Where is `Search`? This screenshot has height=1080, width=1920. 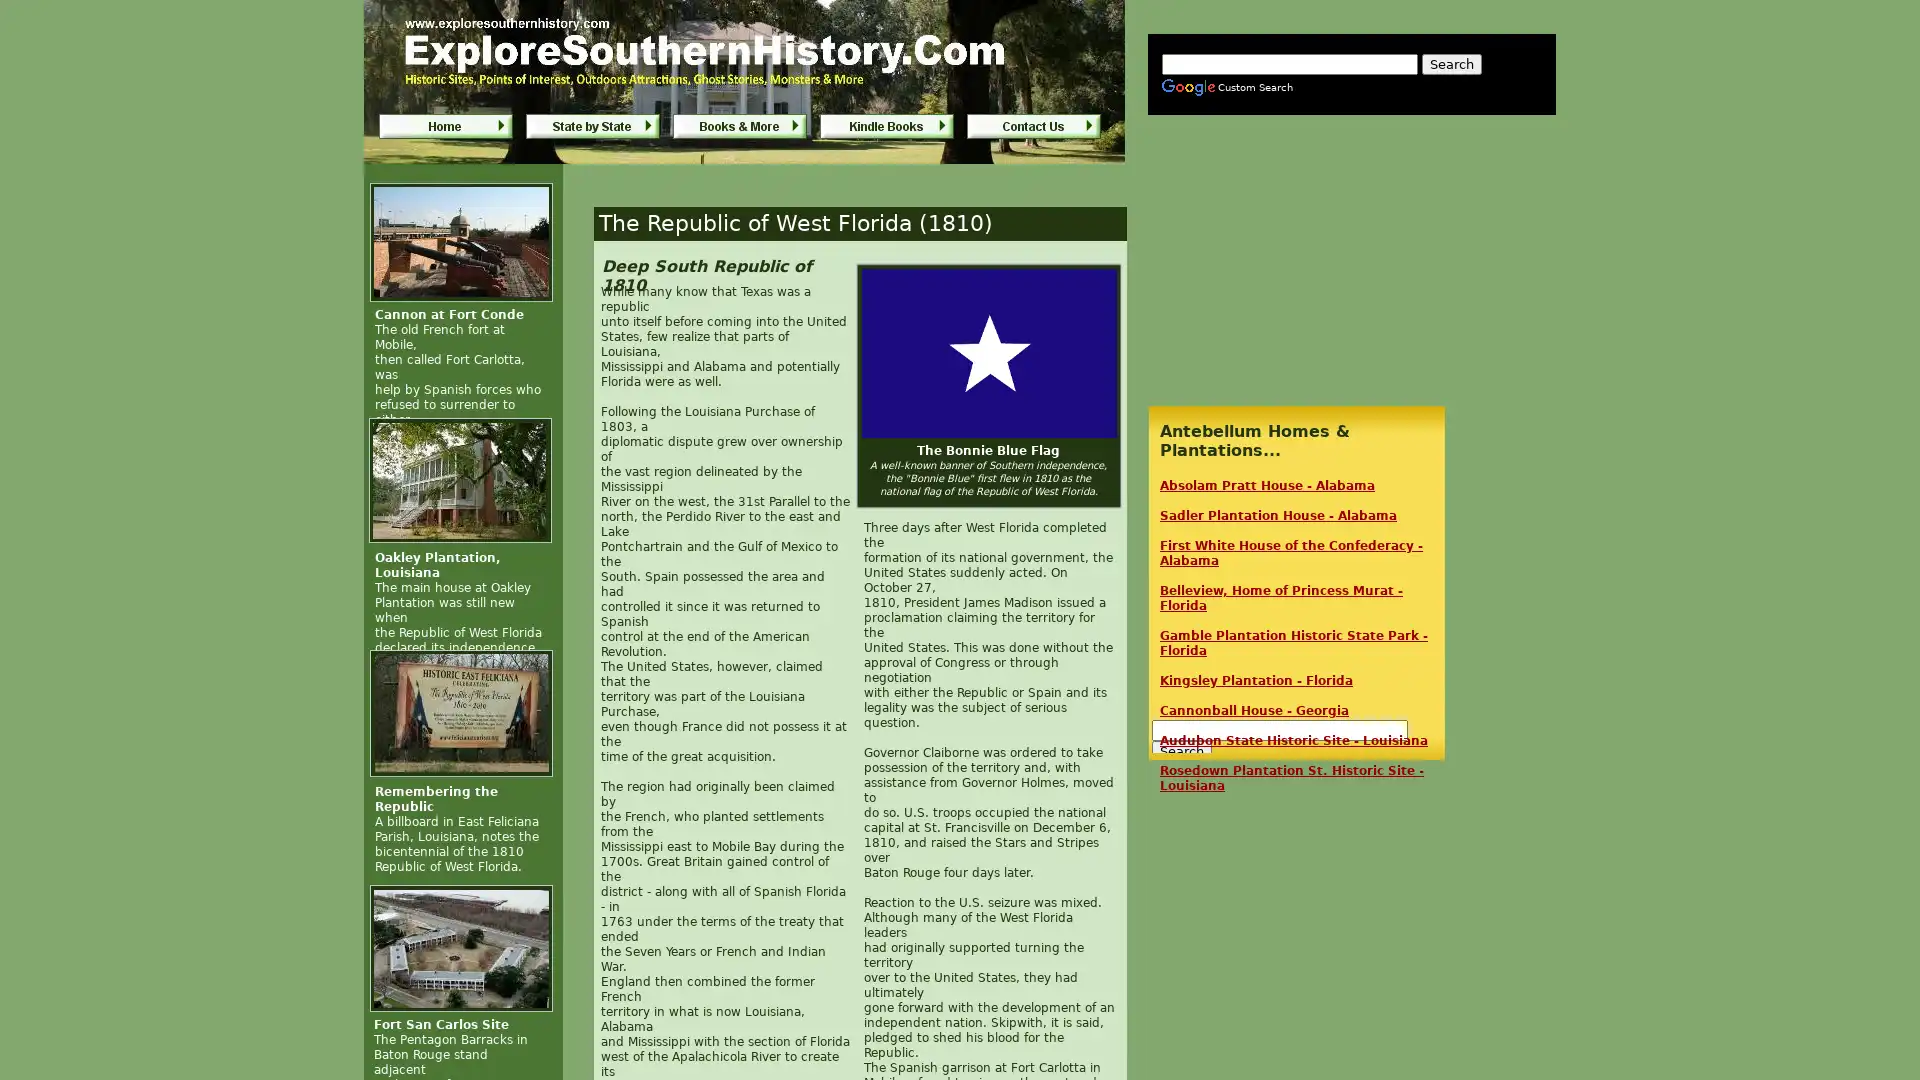
Search is located at coordinates (1451, 63).